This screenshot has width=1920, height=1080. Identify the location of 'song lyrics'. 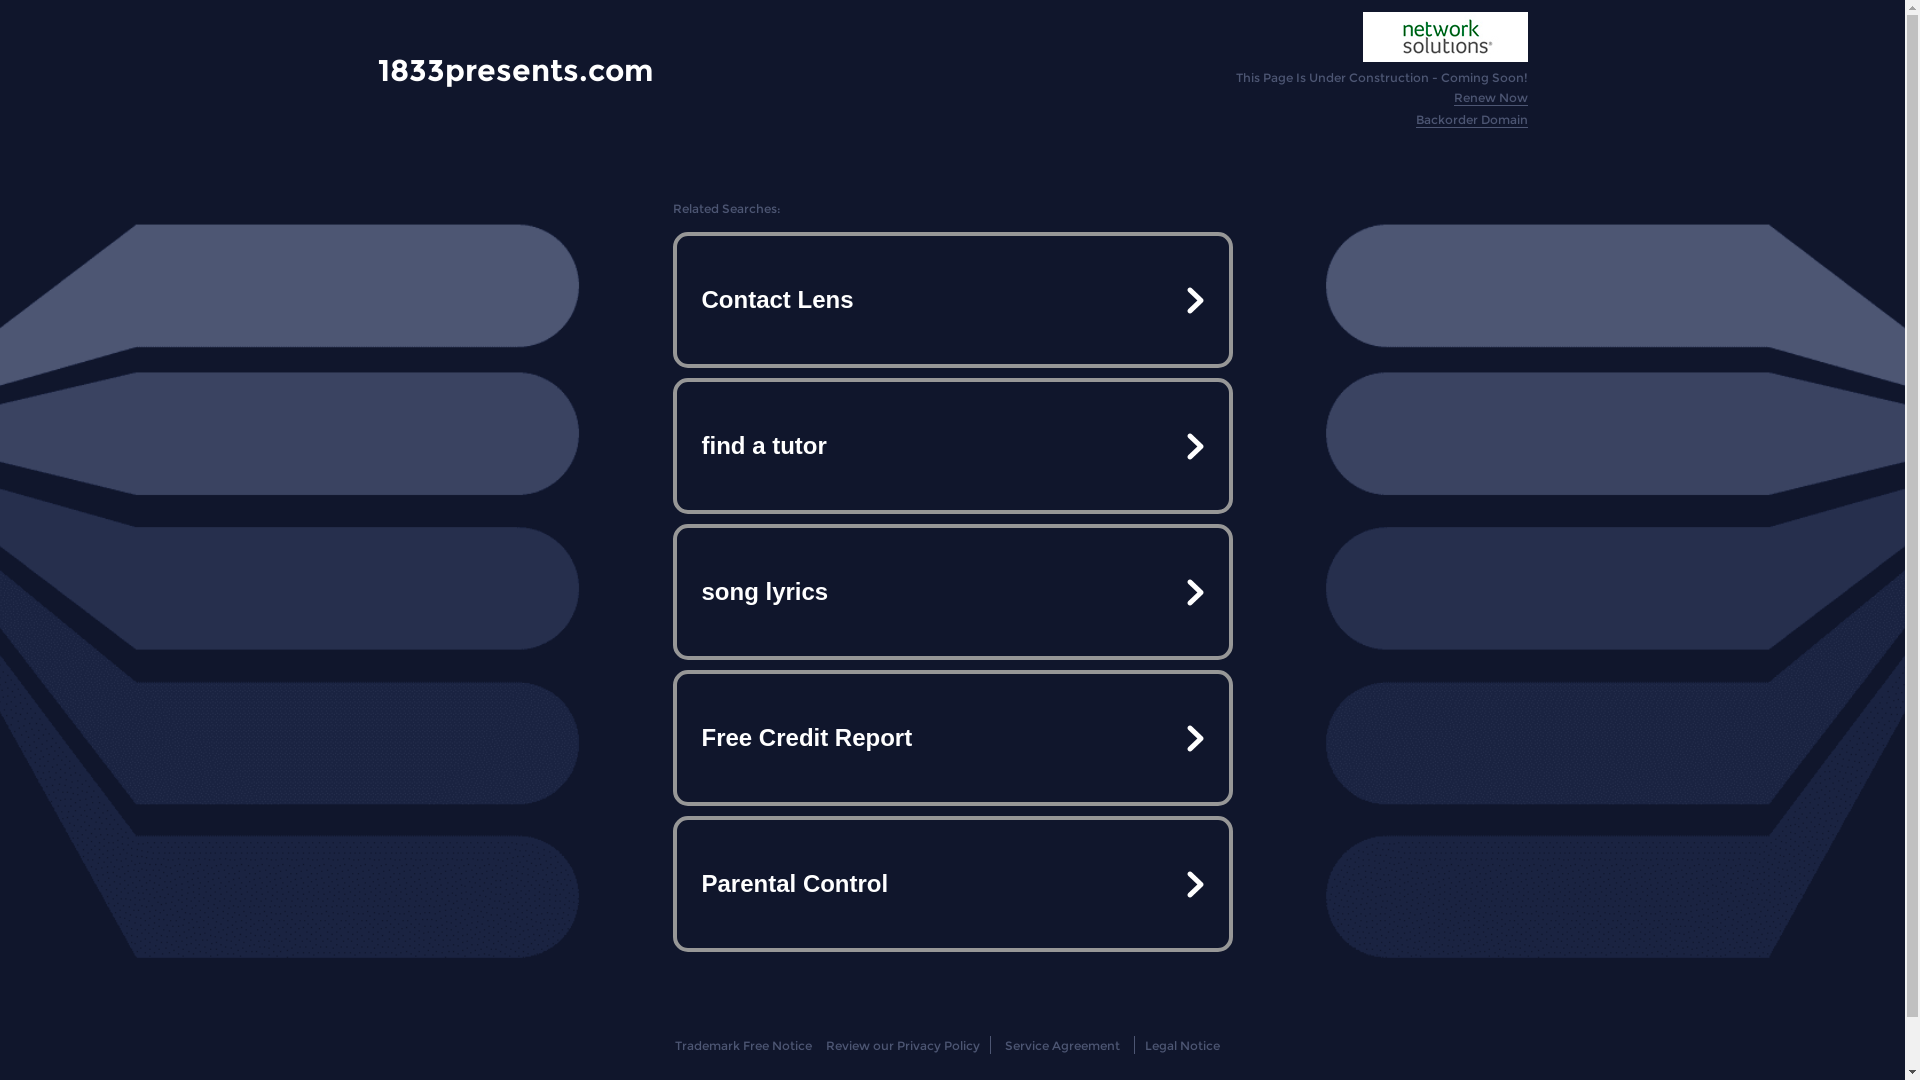
(950, 590).